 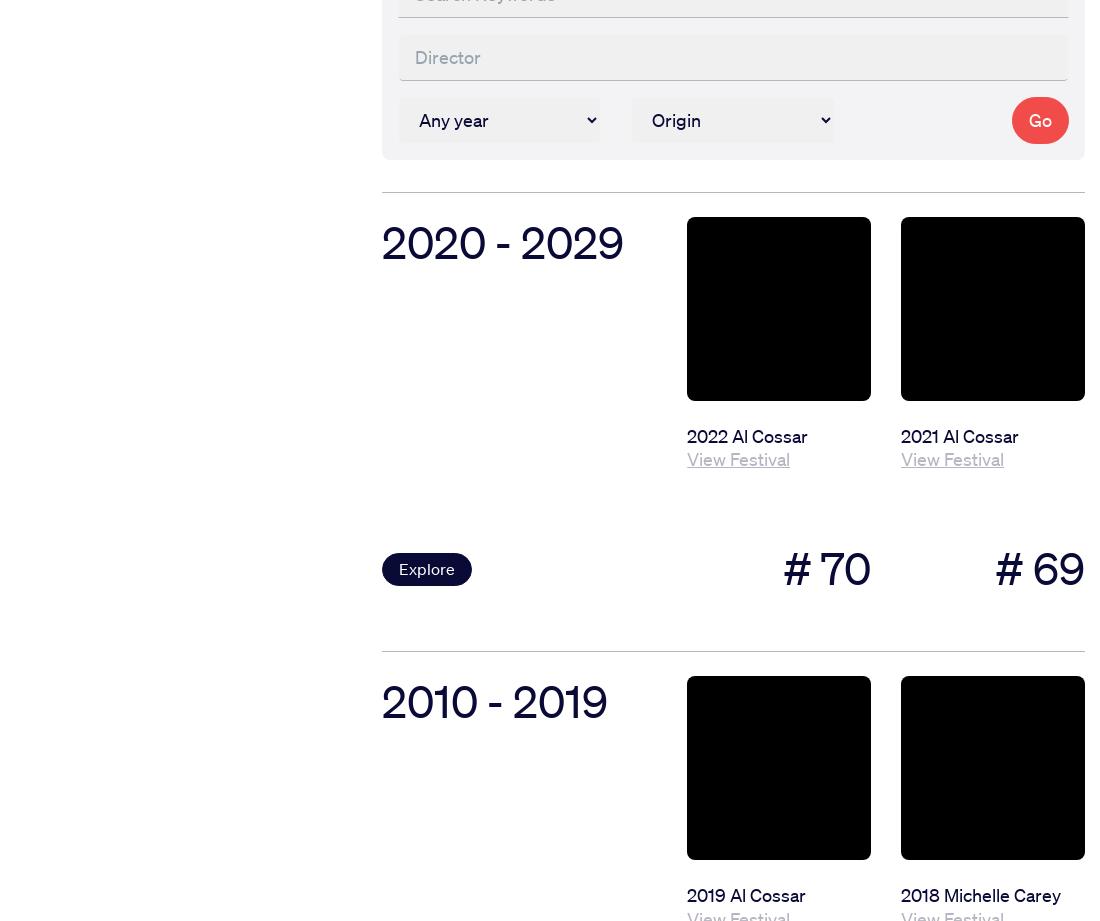 I want to click on '2021 Al Cossar', so click(x=959, y=434).